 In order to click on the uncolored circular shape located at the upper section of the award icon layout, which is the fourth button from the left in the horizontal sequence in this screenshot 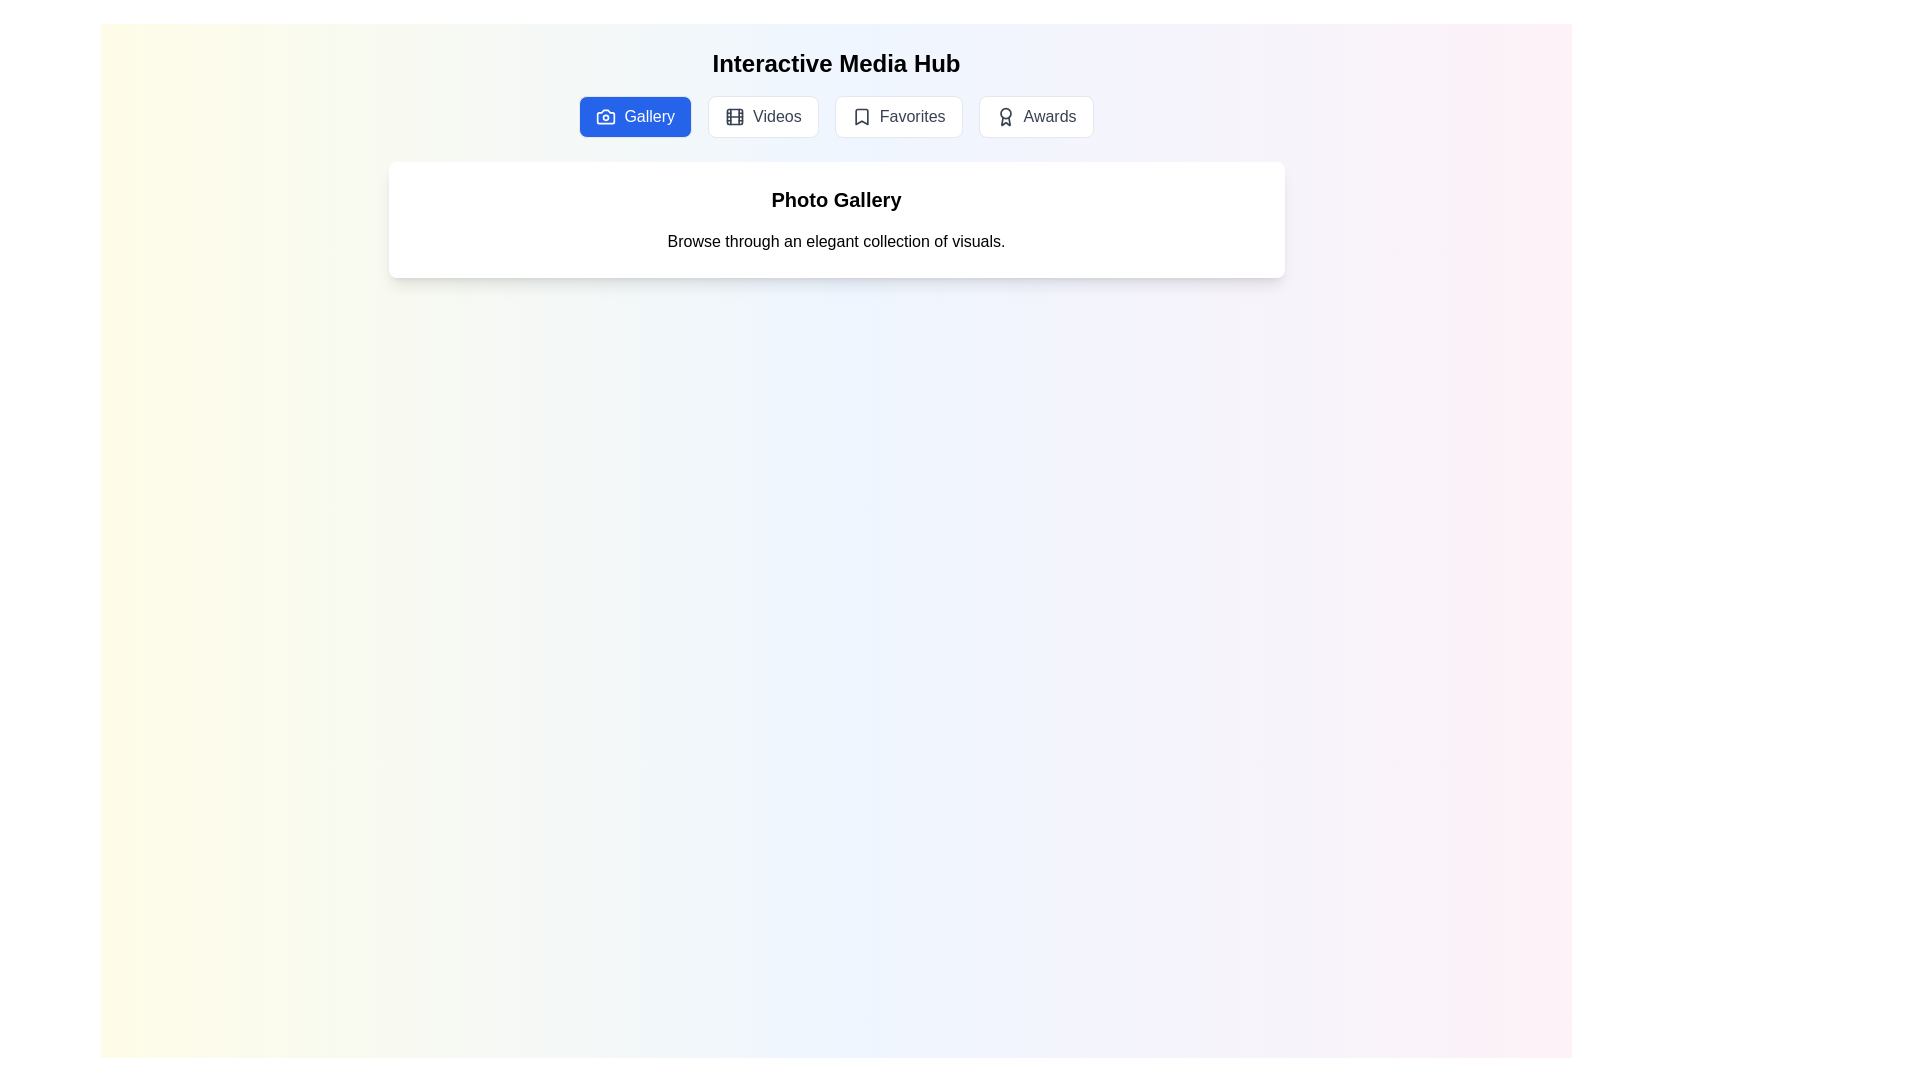, I will do `click(1005, 113)`.